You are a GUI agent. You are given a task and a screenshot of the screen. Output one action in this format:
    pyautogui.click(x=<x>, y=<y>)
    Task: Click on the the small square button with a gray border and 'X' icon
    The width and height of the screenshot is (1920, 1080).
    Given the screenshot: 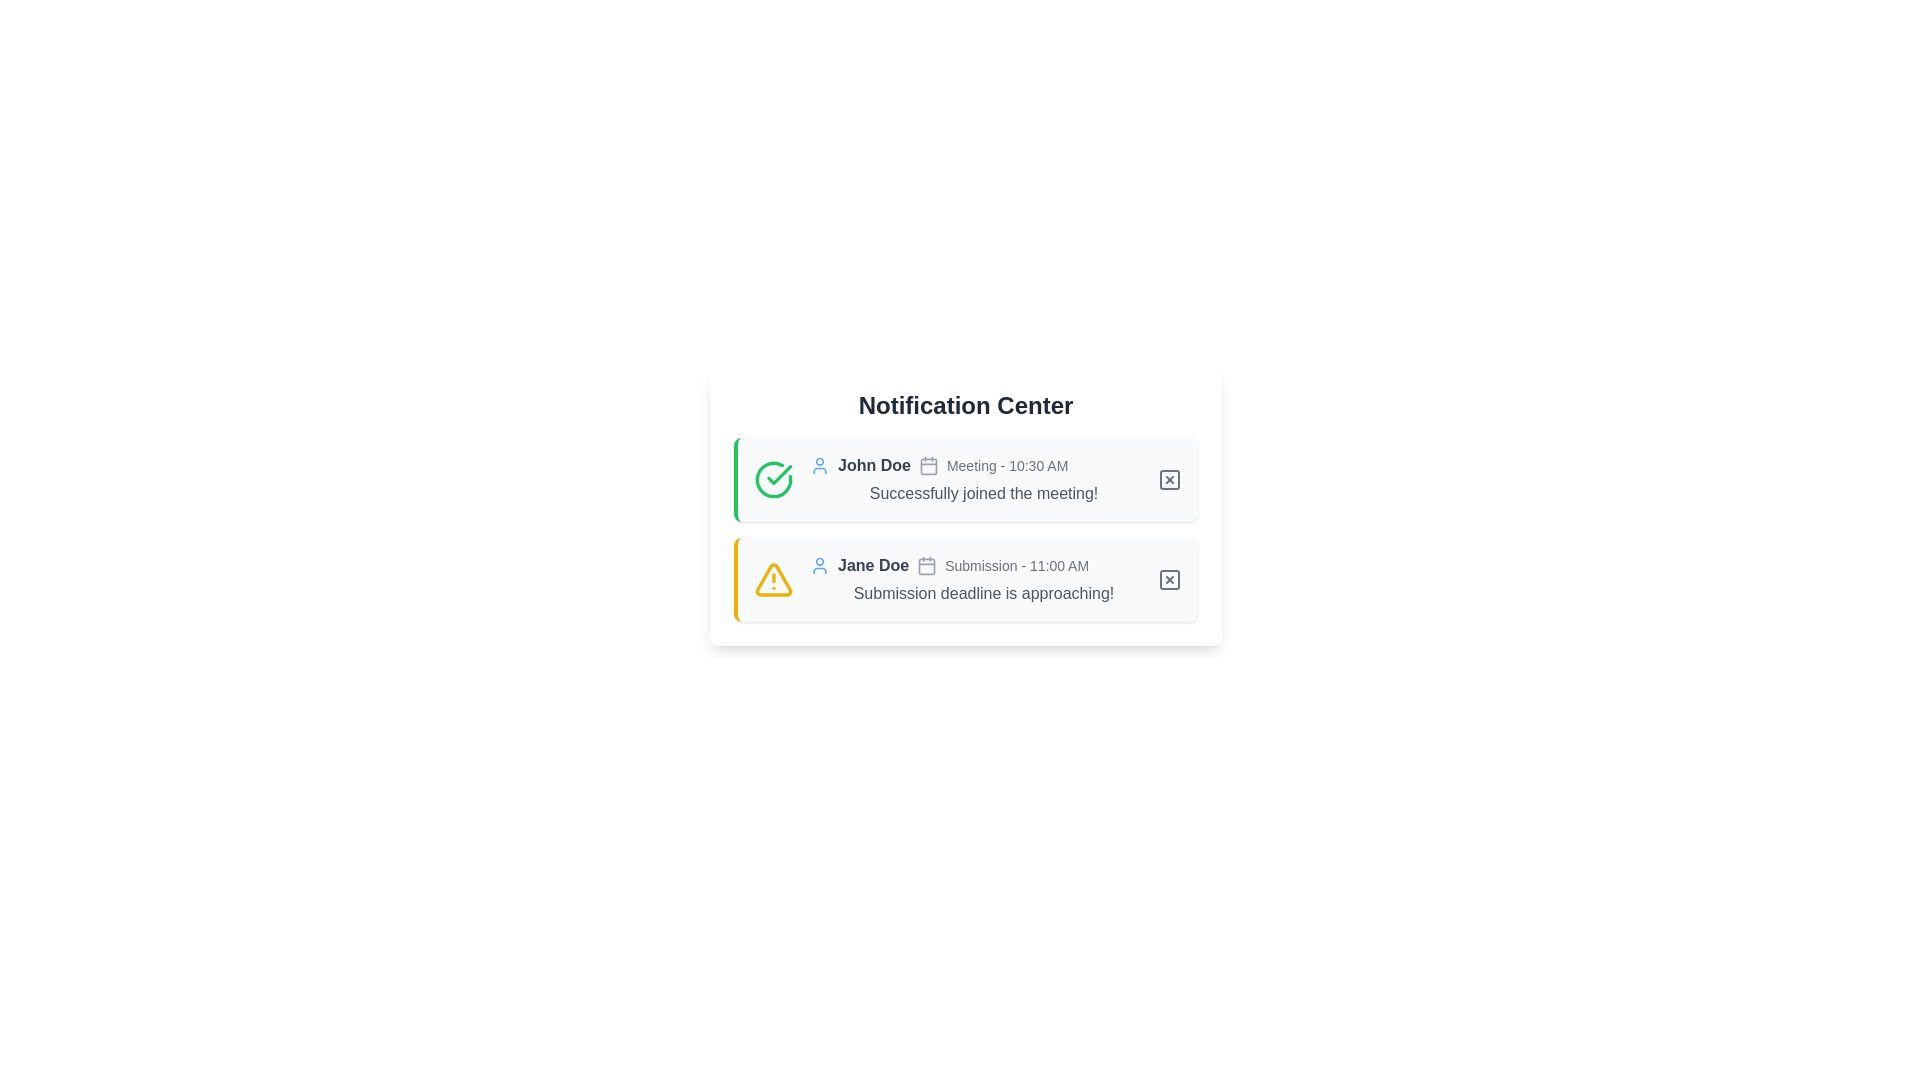 What is the action you would take?
    pyautogui.click(x=1170, y=579)
    